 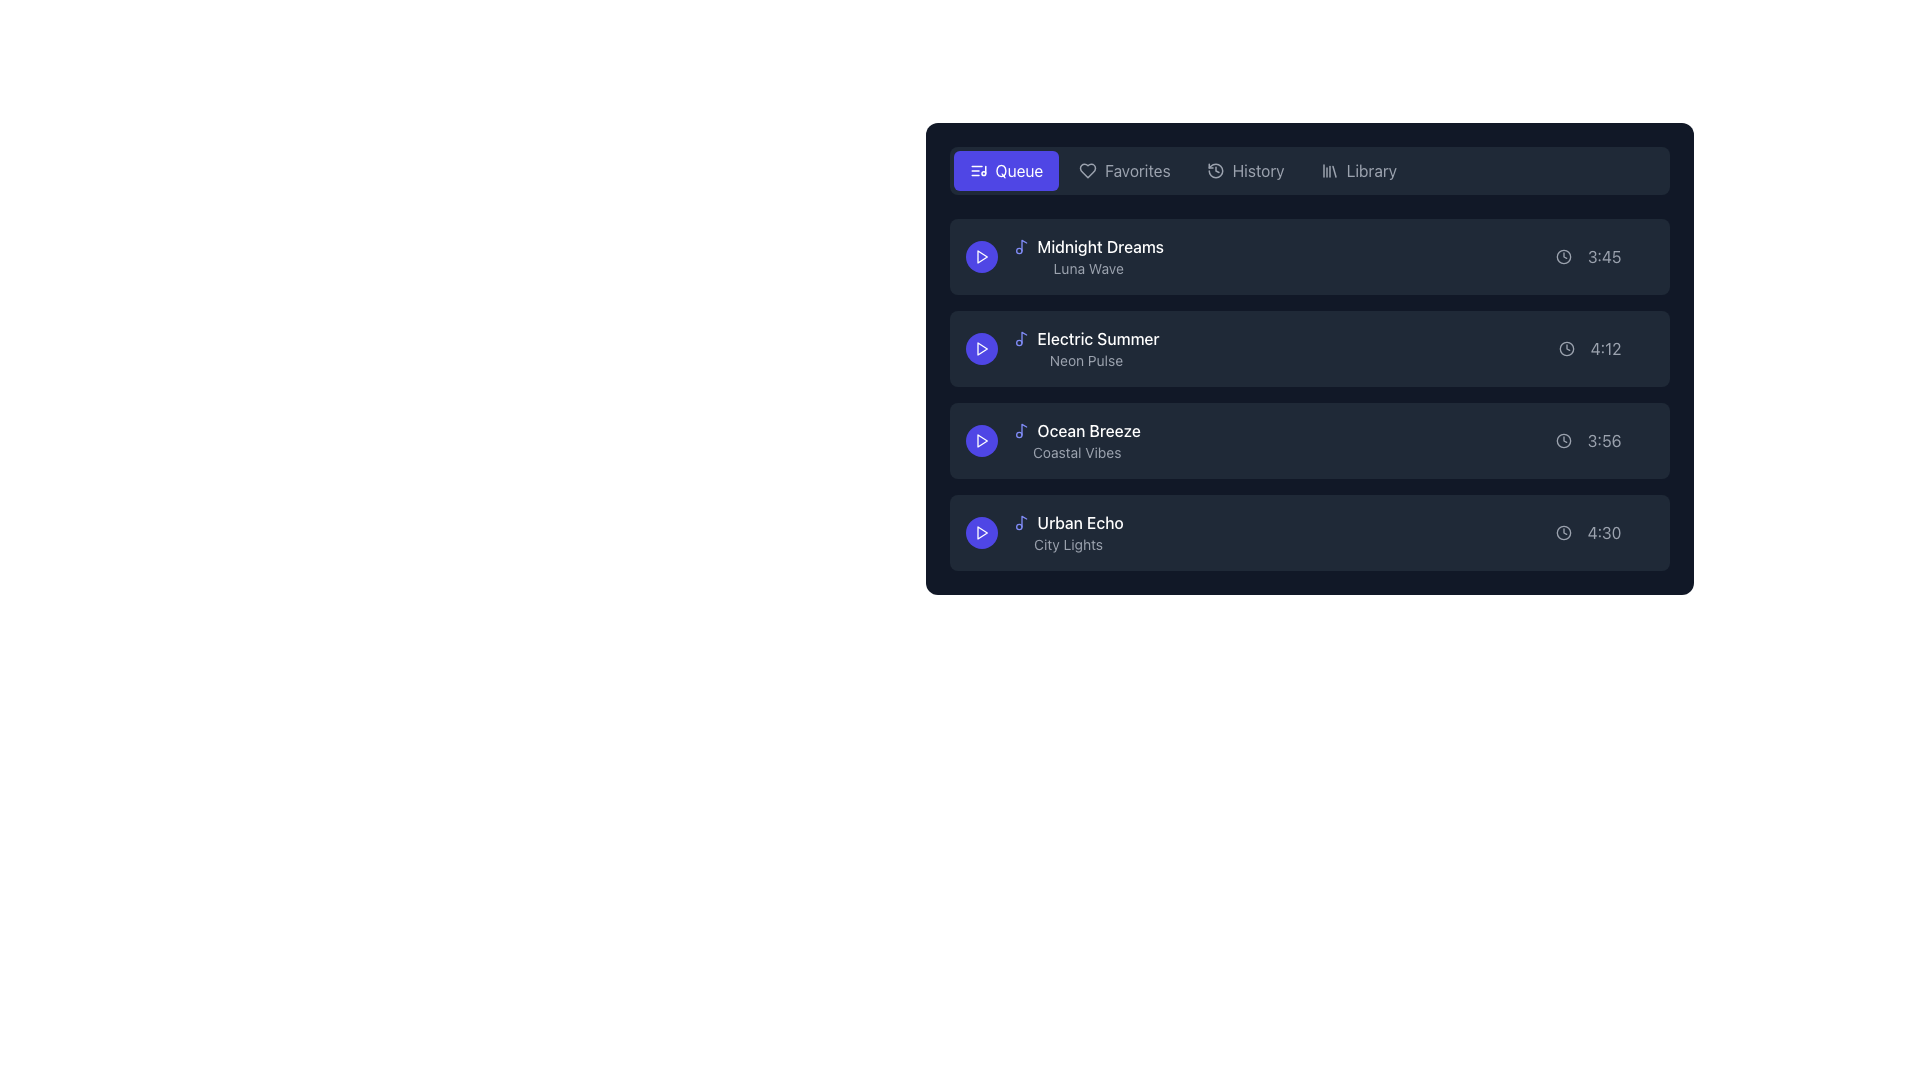 What do you see at coordinates (1358, 169) in the screenshot?
I see `the 'Library' button` at bounding box center [1358, 169].